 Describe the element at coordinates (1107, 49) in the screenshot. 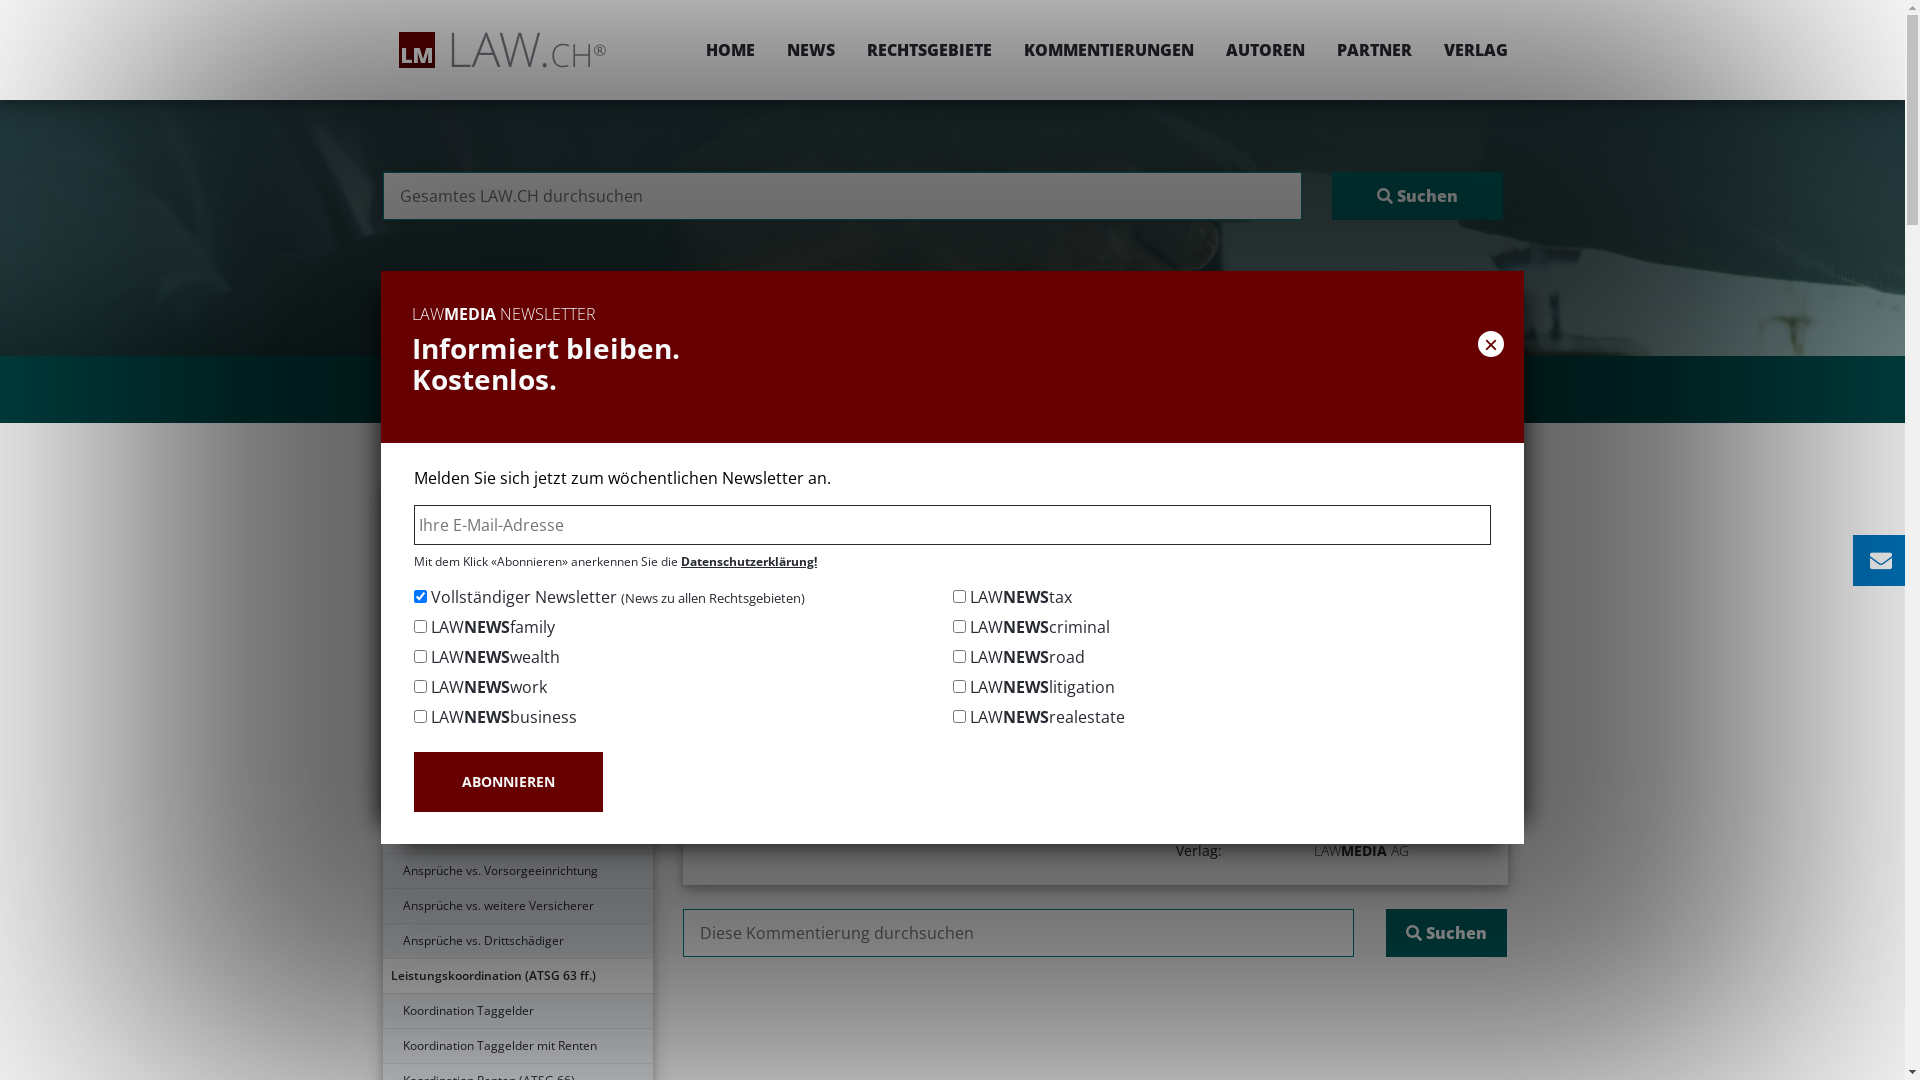

I see `'KOMMENTIERUNGEN'` at that location.